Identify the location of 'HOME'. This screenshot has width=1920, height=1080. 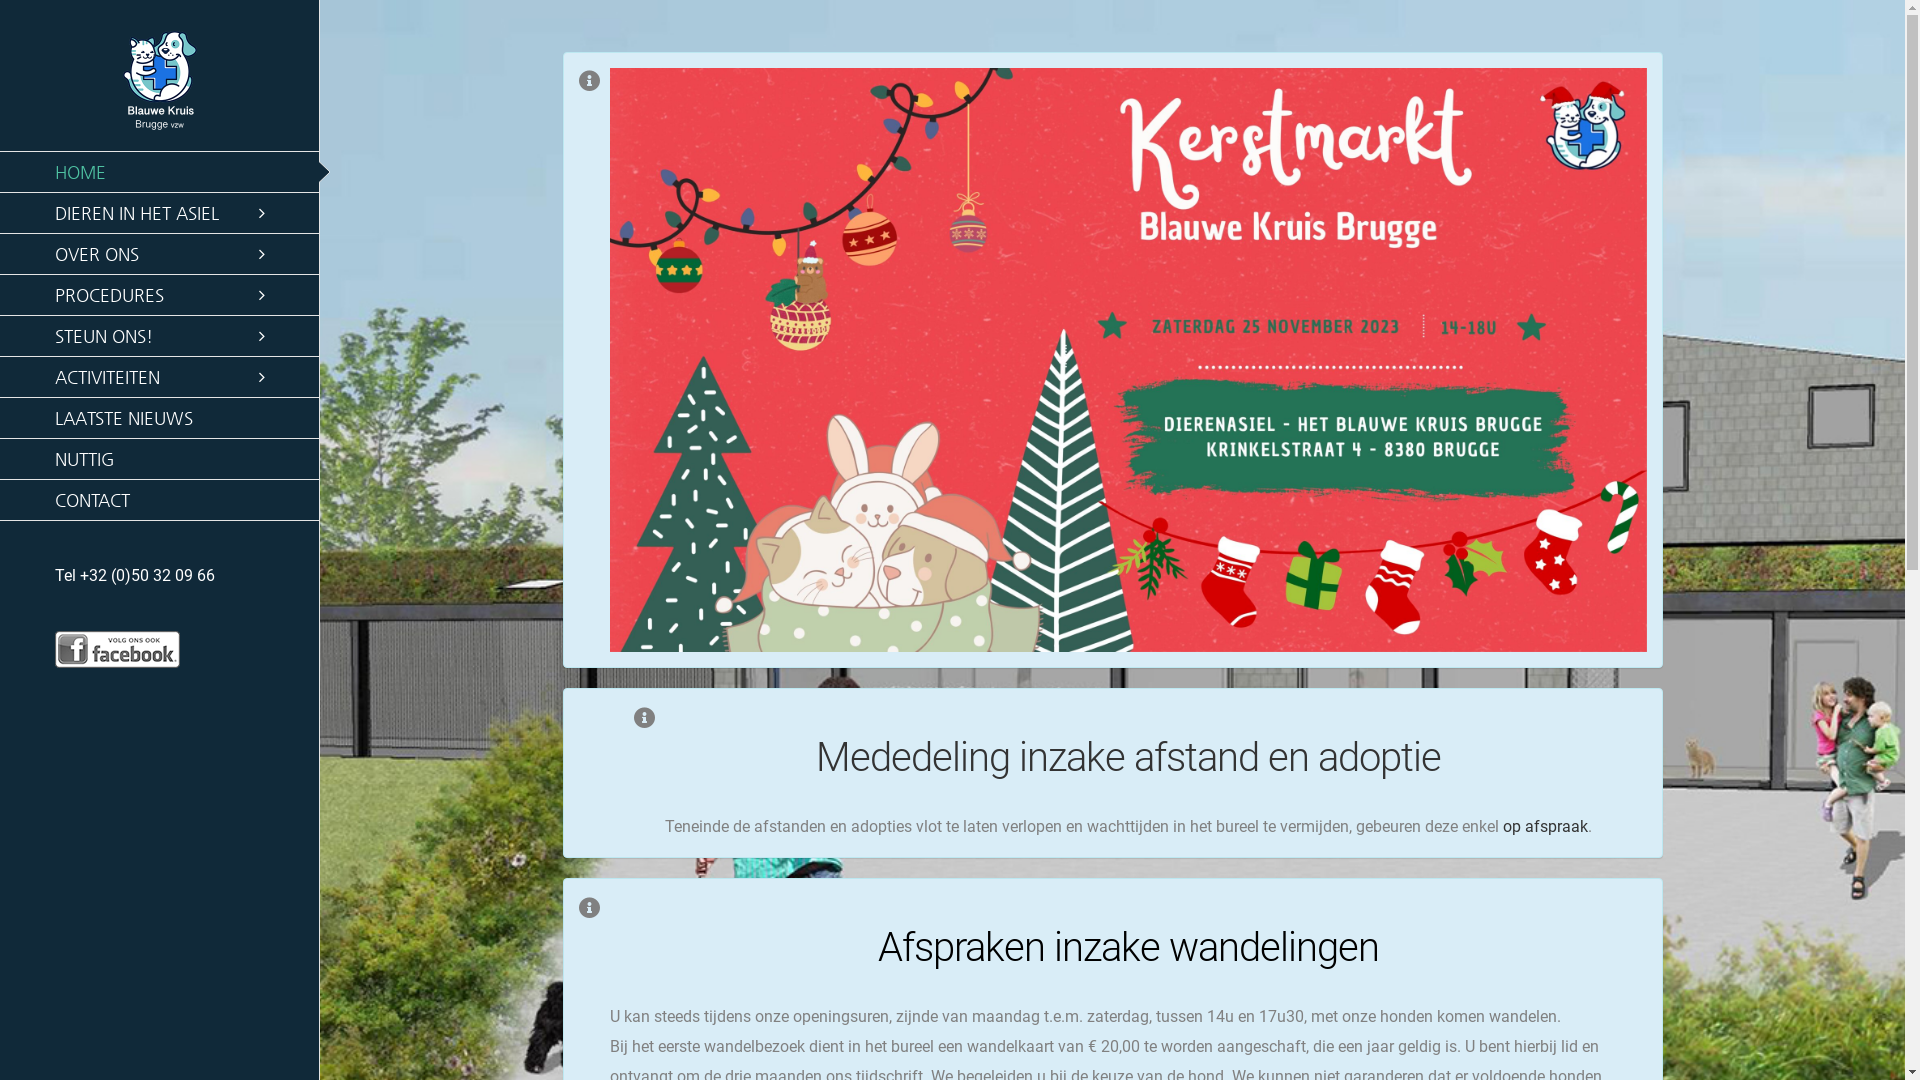
(158, 171).